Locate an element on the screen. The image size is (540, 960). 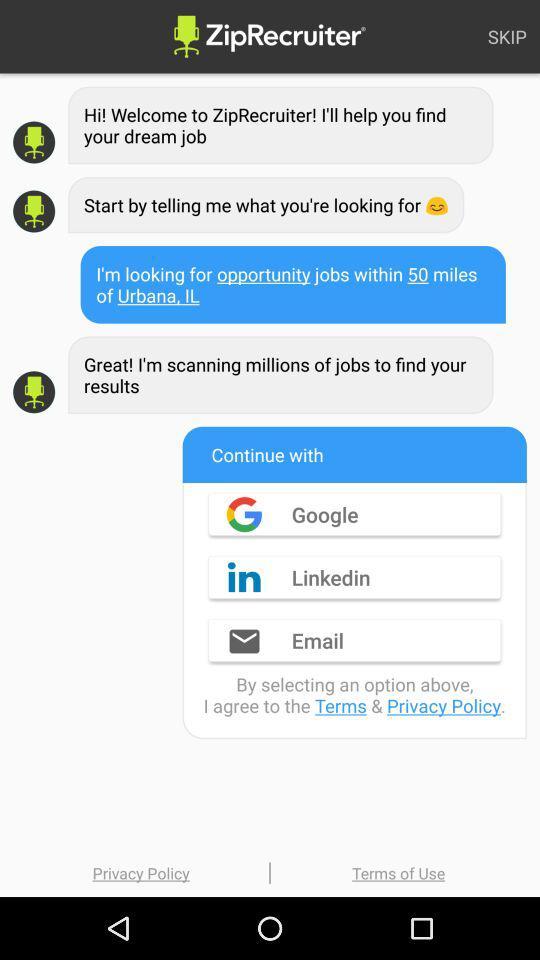
the icon above hi welcome to icon is located at coordinates (507, 35).